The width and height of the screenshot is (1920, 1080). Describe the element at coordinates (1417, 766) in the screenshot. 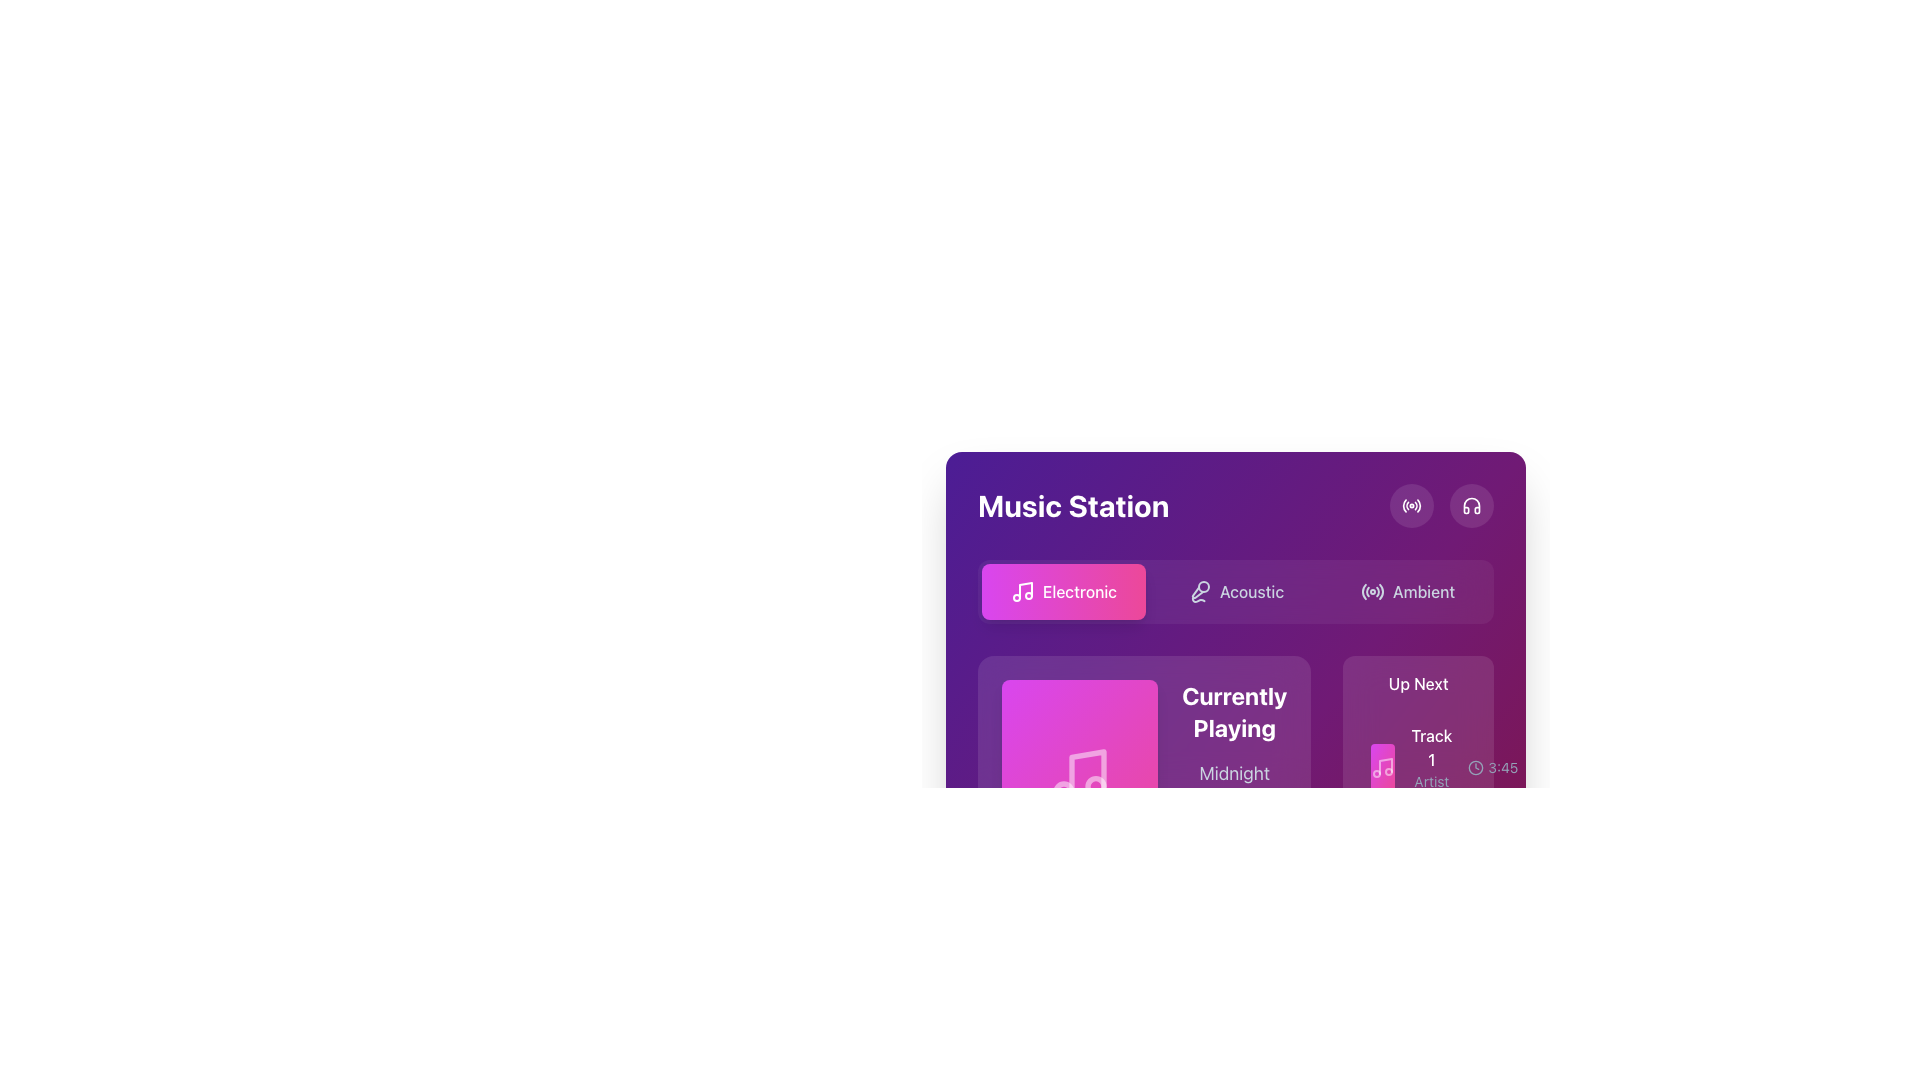

I see `the first item in the 'Up Next' area of the playlist, which is labeled 'Track 1' by 'Artist 1'` at that location.